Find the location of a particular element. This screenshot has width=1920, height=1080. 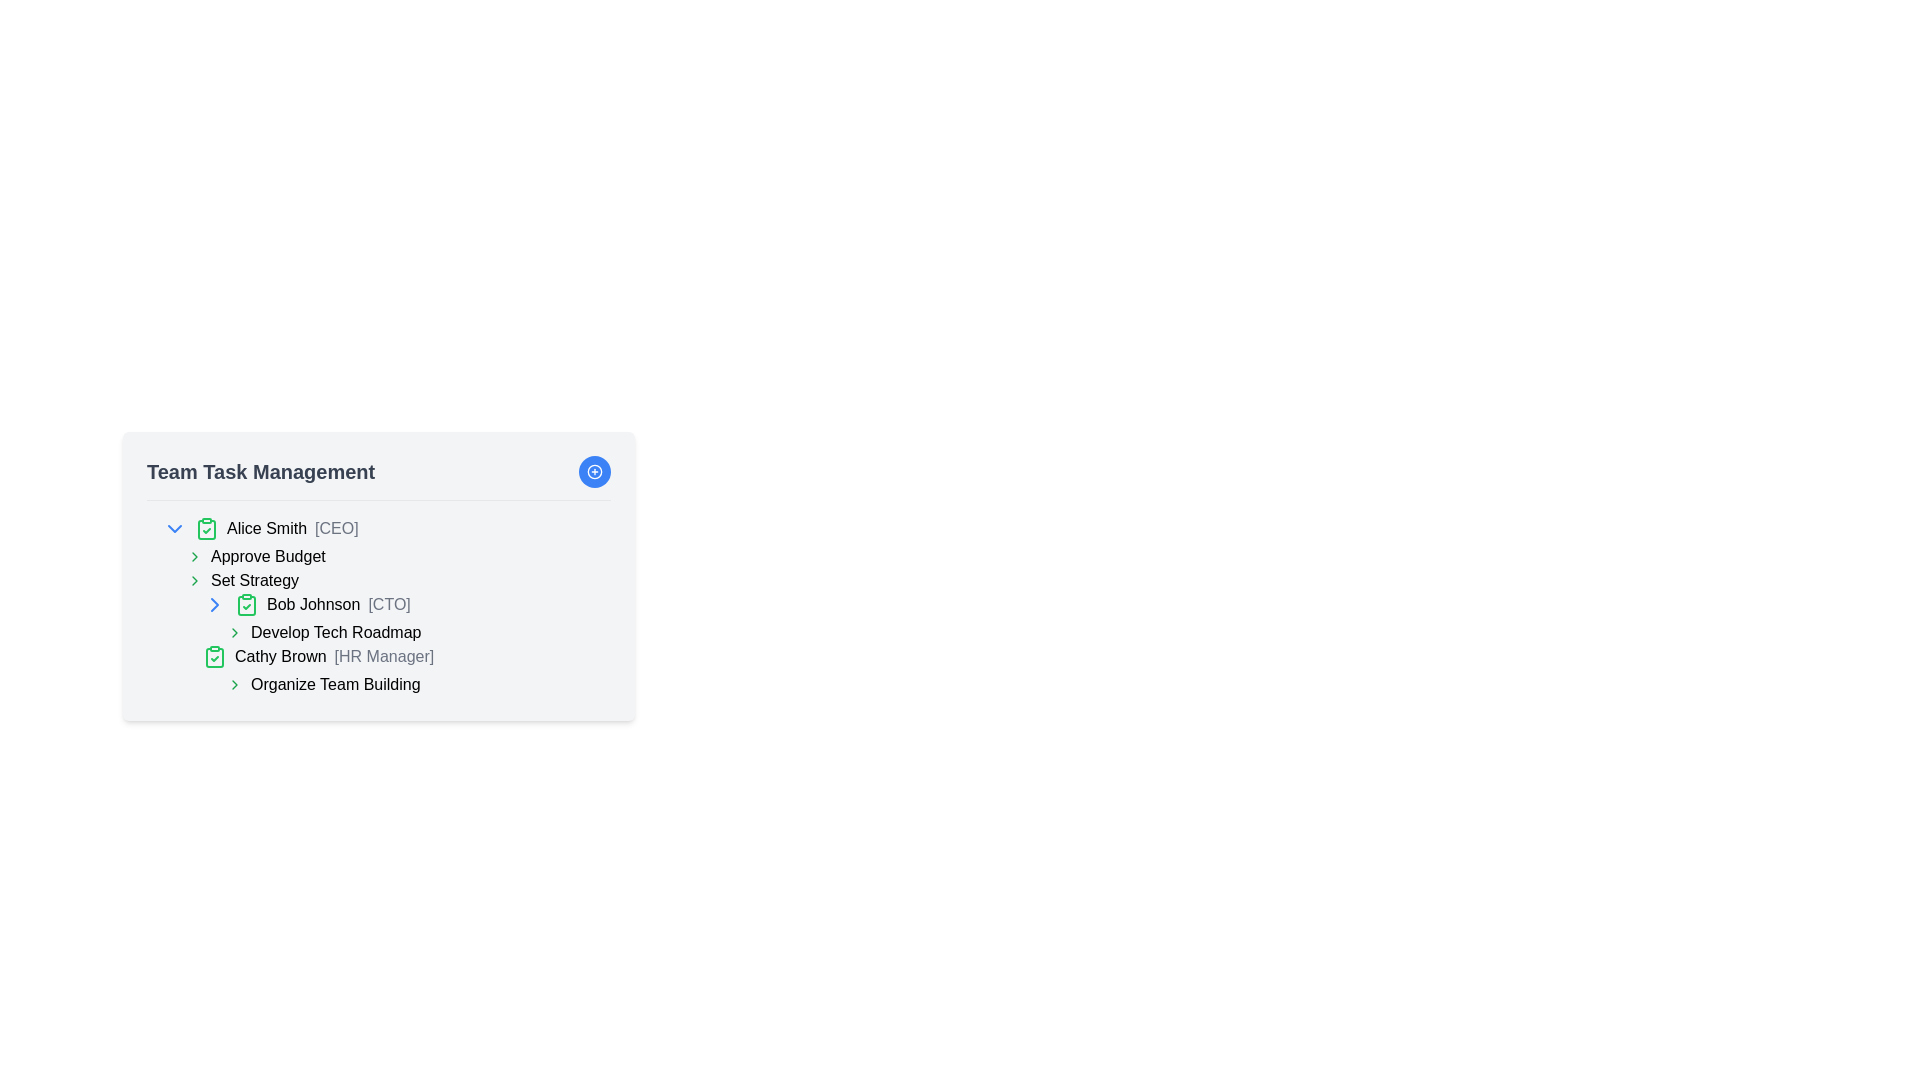

the small right-facing green chevron icon located to the left of the text 'Organize Team Building' is located at coordinates (235, 684).